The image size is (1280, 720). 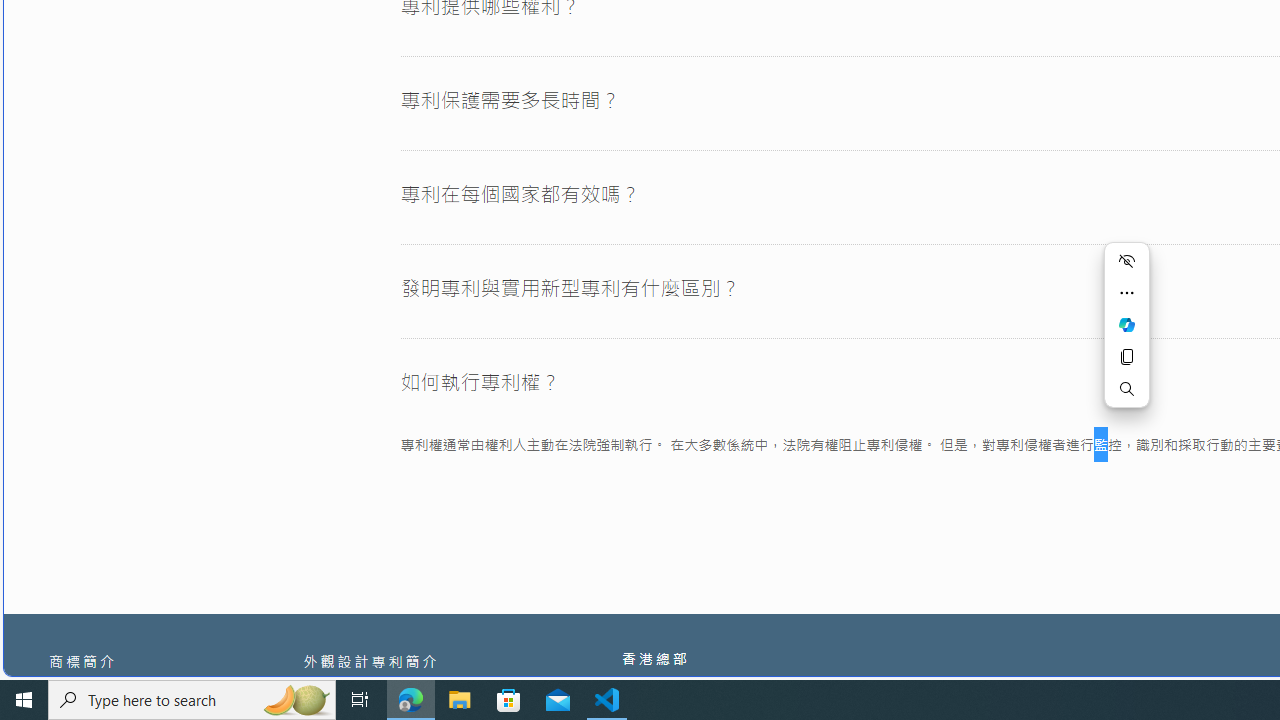 What do you see at coordinates (1127, 324) in the screenshot?
I see `'Ask Copilot'` at bounding box center [1127, 324].